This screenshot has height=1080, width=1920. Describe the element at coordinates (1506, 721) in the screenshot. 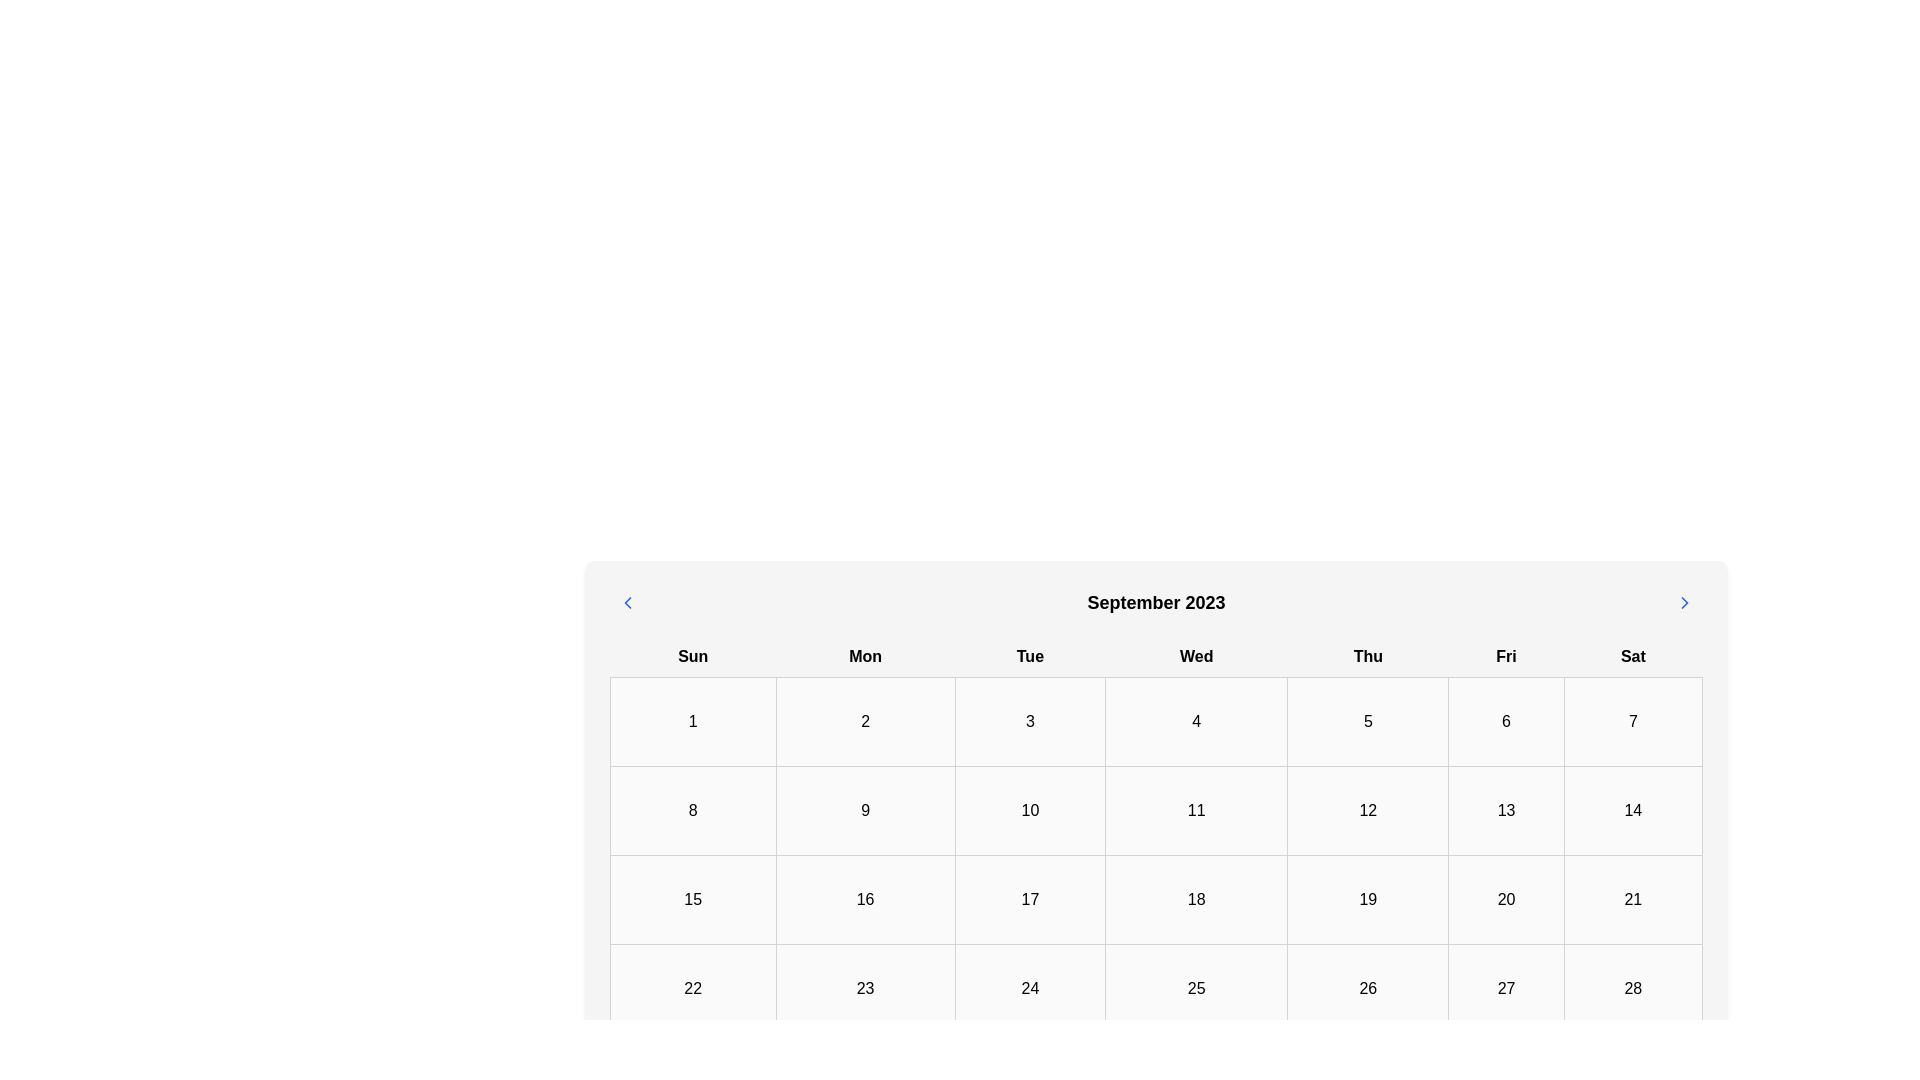

I see `the date selection button representing '6' for Friday in September 2023` at that location.